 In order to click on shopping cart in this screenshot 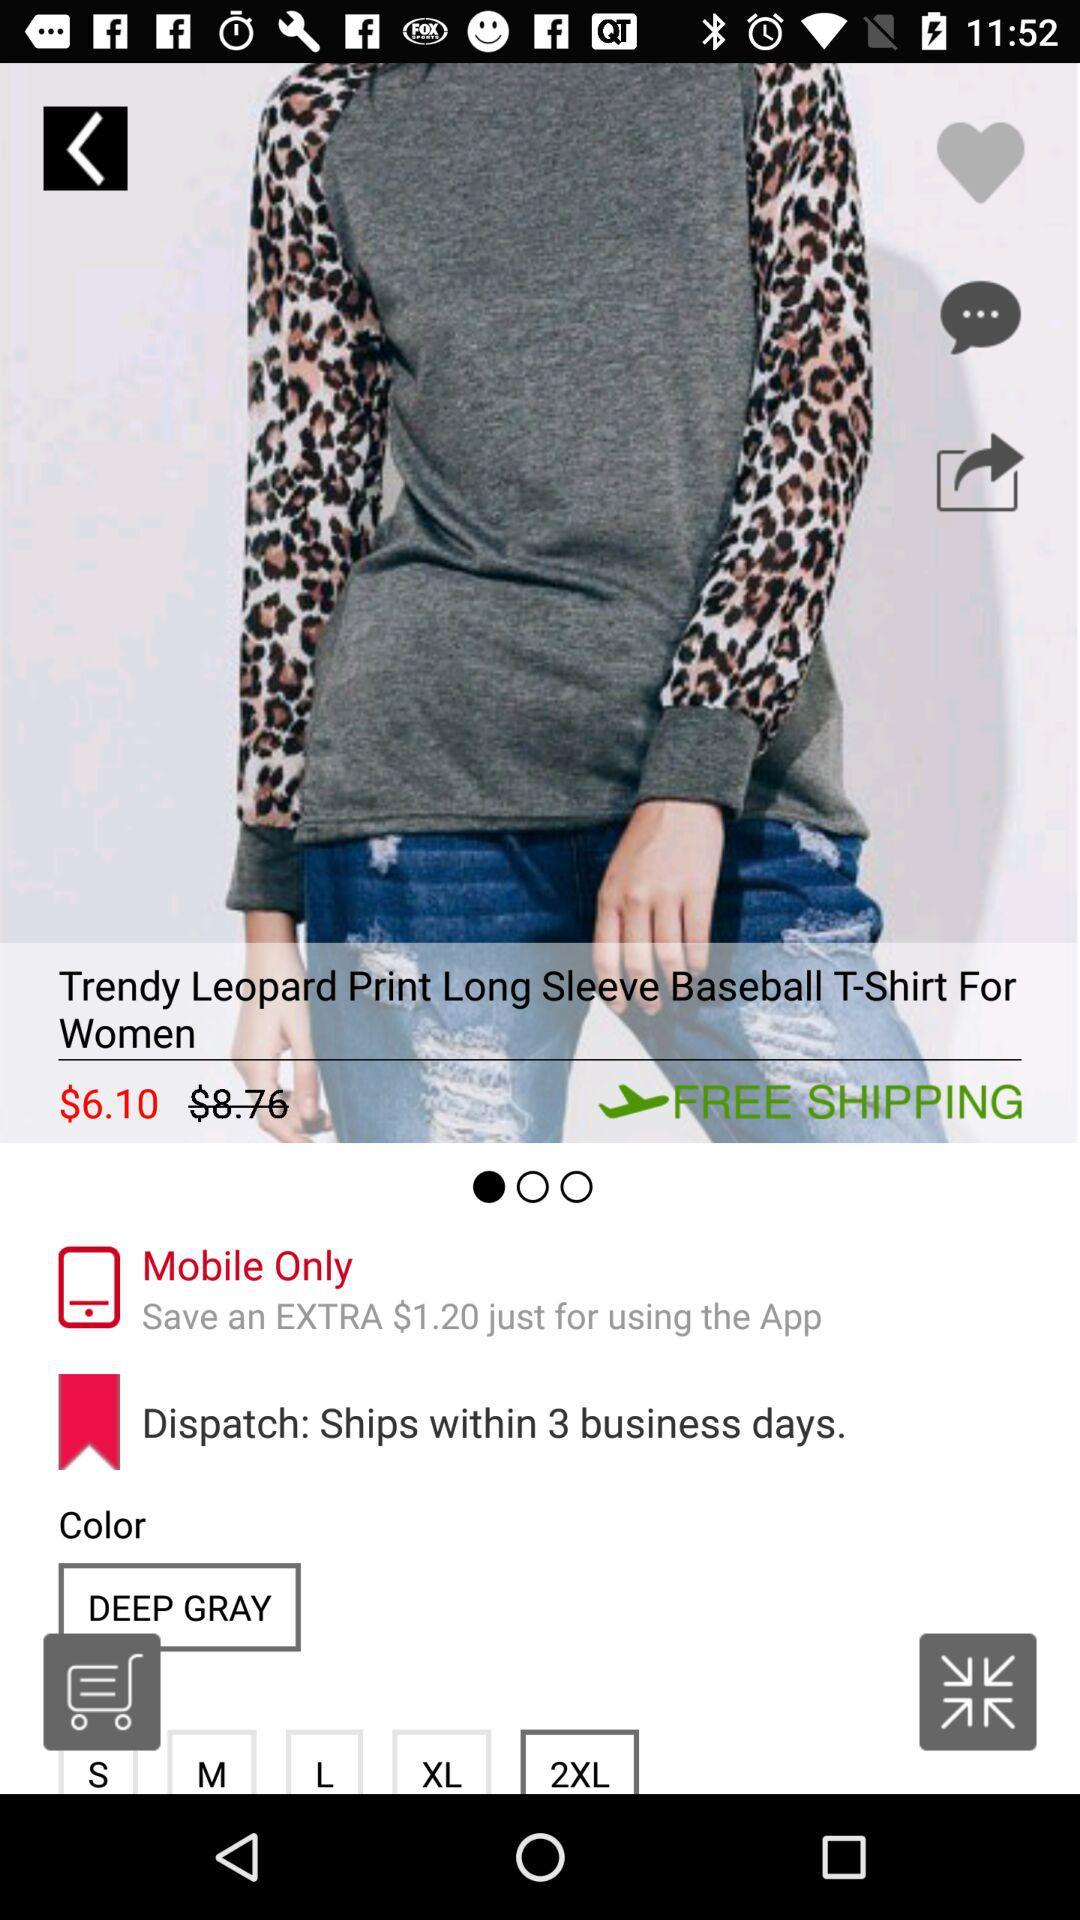, I will do `click(101, 1691)`.